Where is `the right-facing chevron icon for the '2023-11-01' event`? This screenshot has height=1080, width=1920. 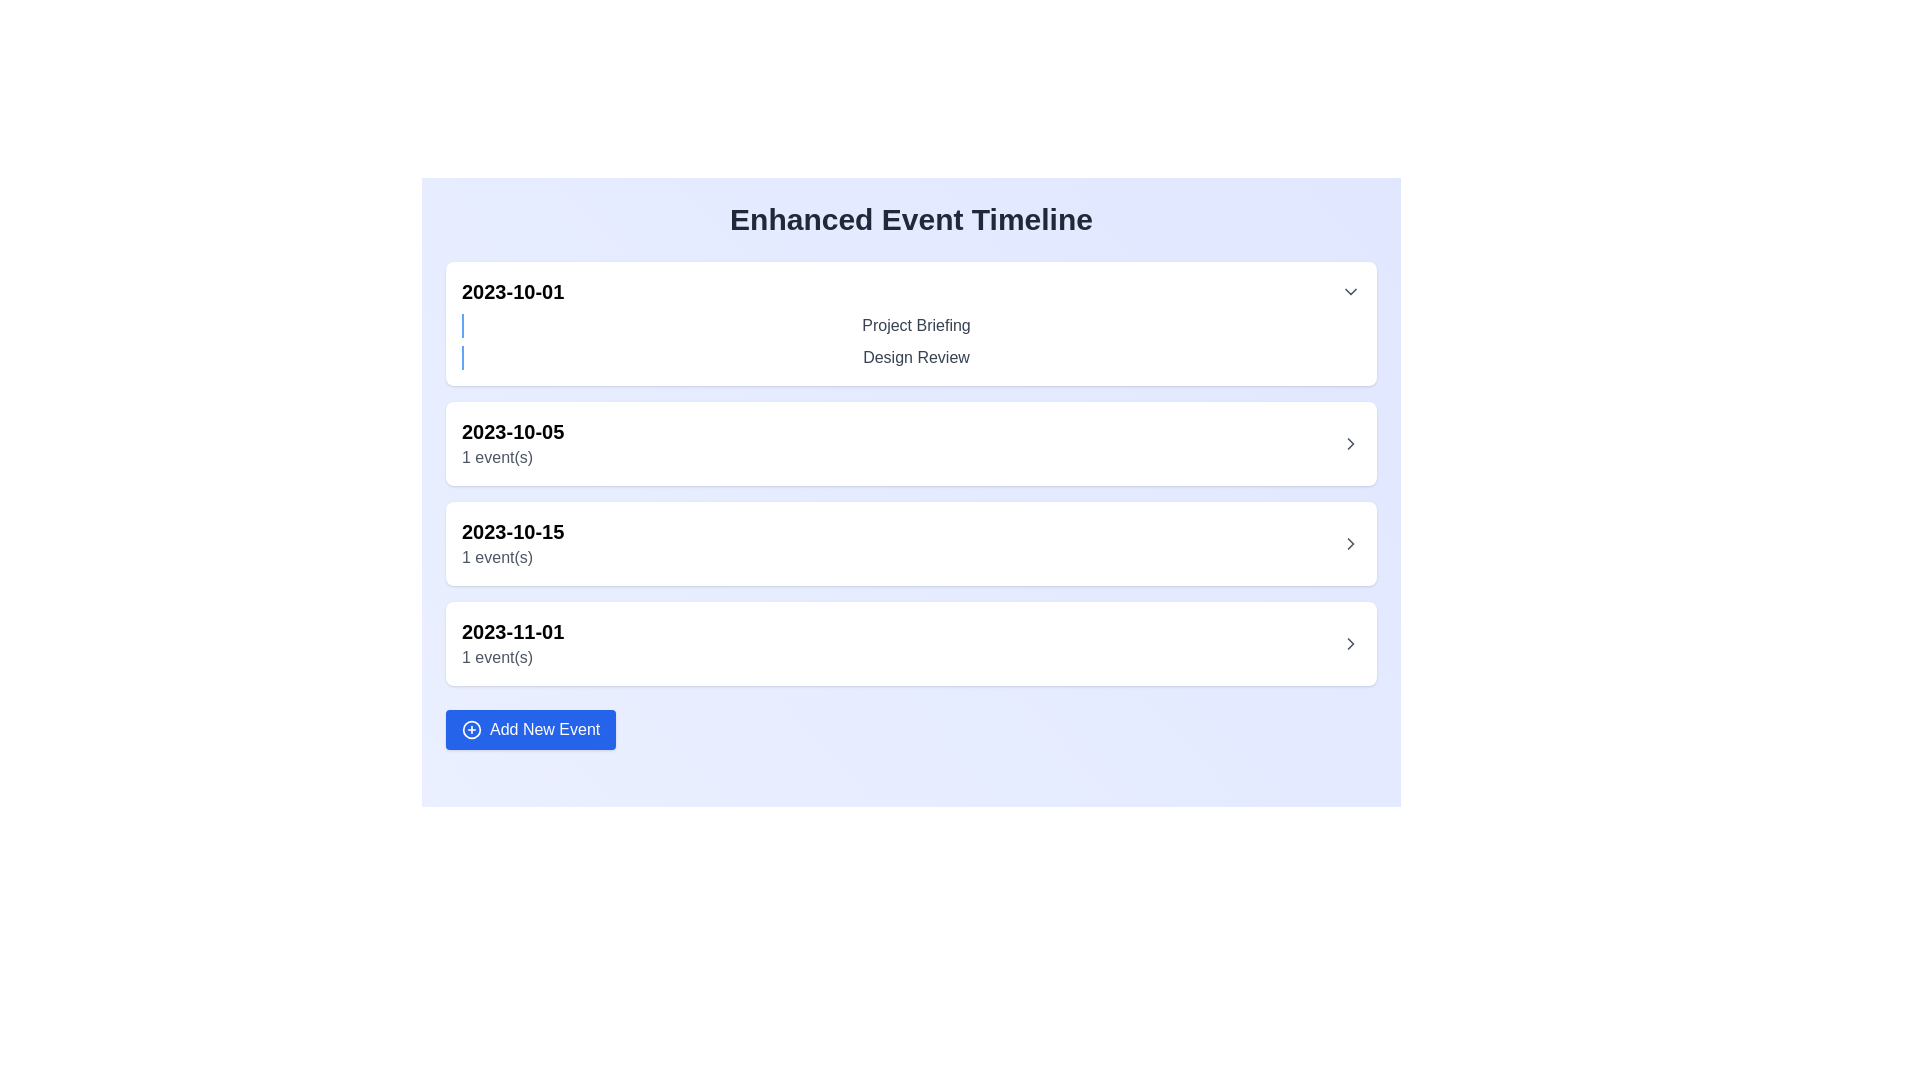
the right-facing chevron icon for the '2023-11-01' event is located at coordinates (1350, 644).